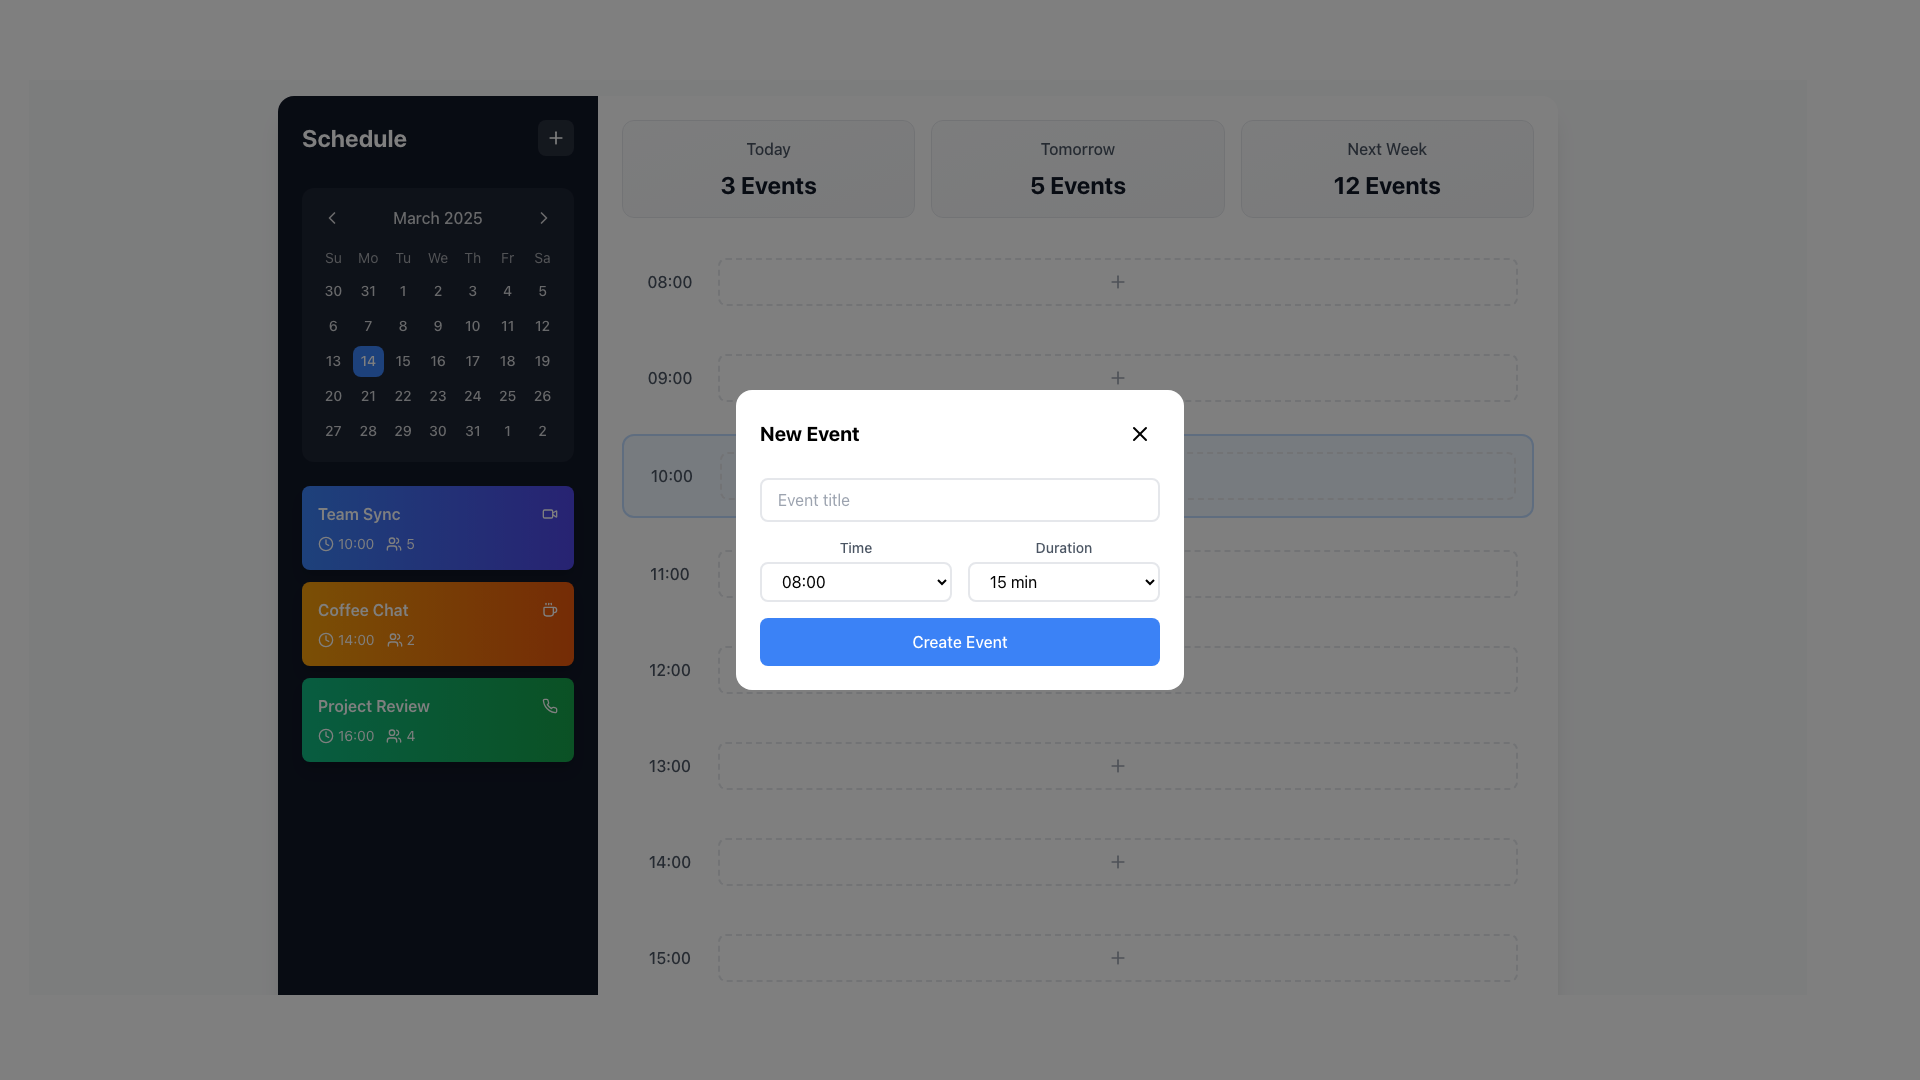 The height and width of the screenshot is (1080, 1920). What do you see at coordinates (550, 704) in the screenshot?
I see `the phone icon located in the bottom-right corner of the 'Project Review' event block to initiate the call interface` at bounding box center [550, 704].